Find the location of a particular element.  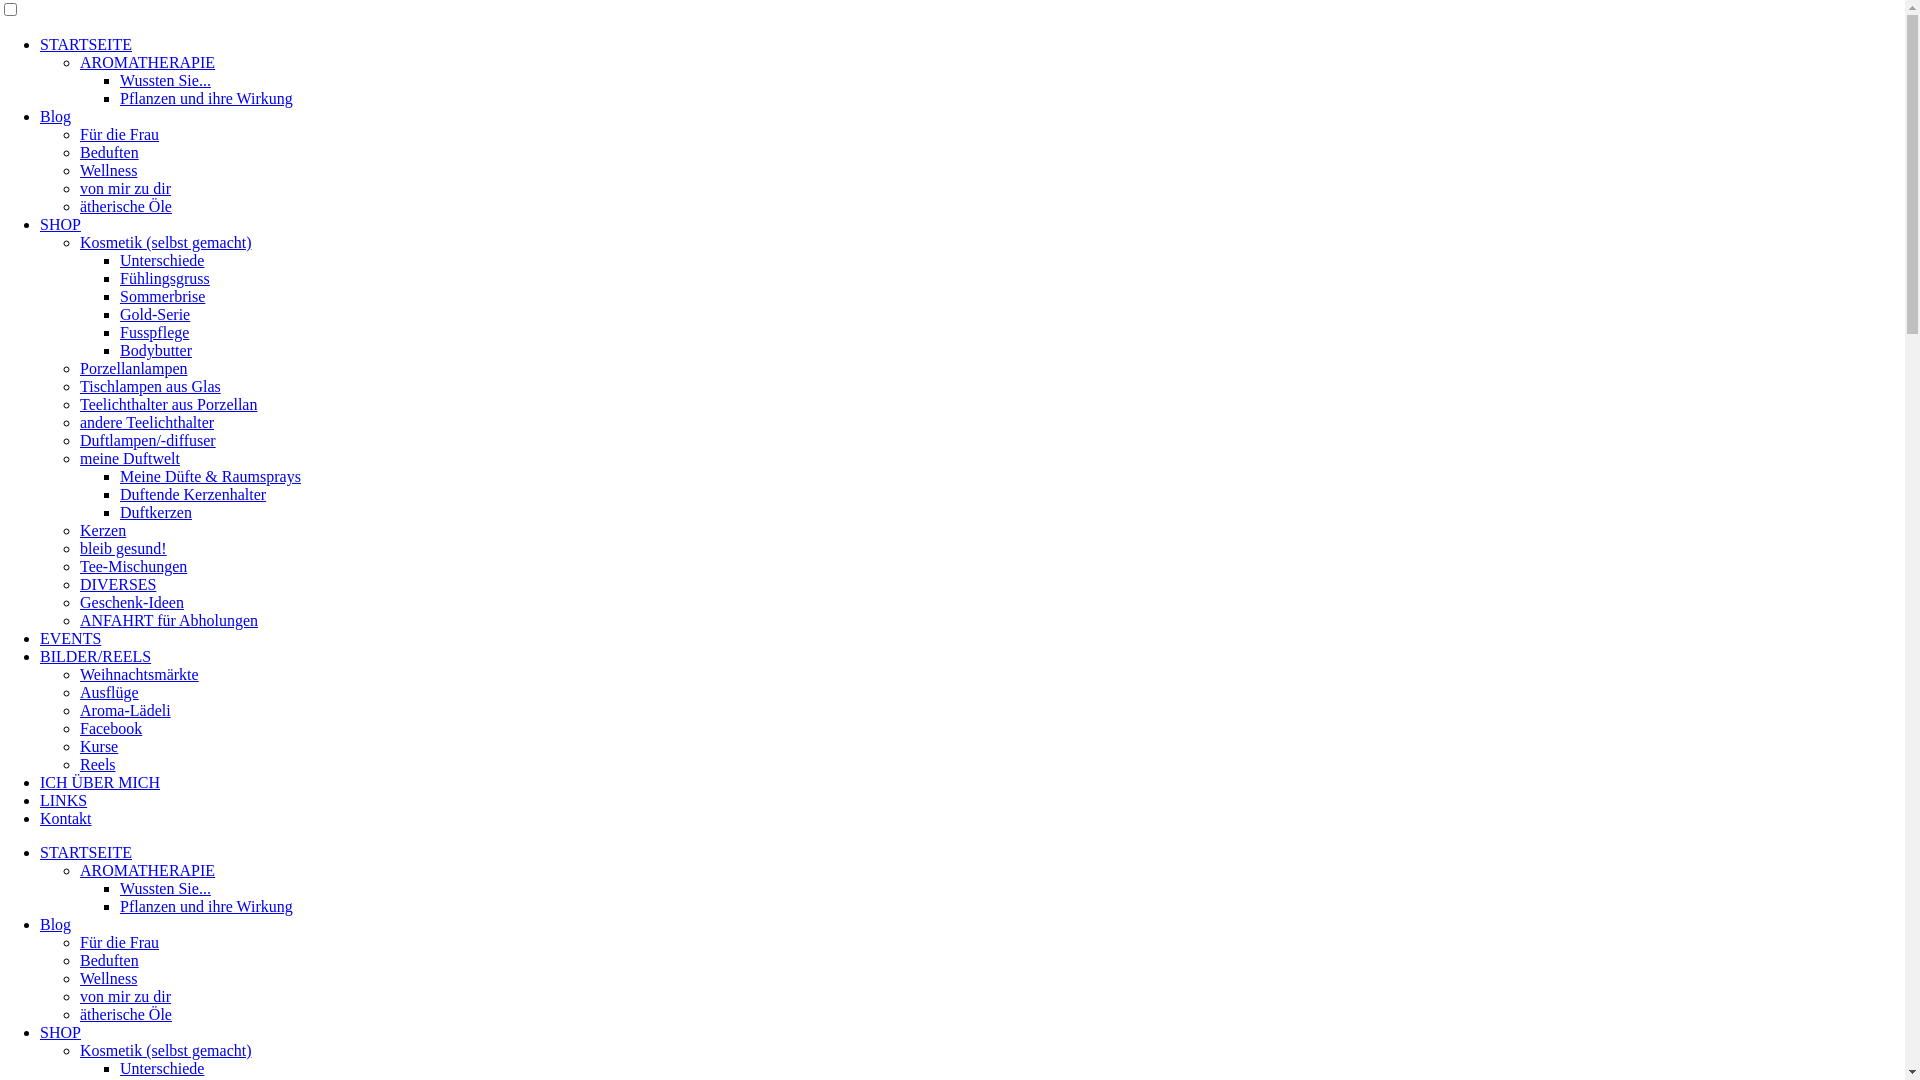

'Blog' is located at coordinates (55, 924).